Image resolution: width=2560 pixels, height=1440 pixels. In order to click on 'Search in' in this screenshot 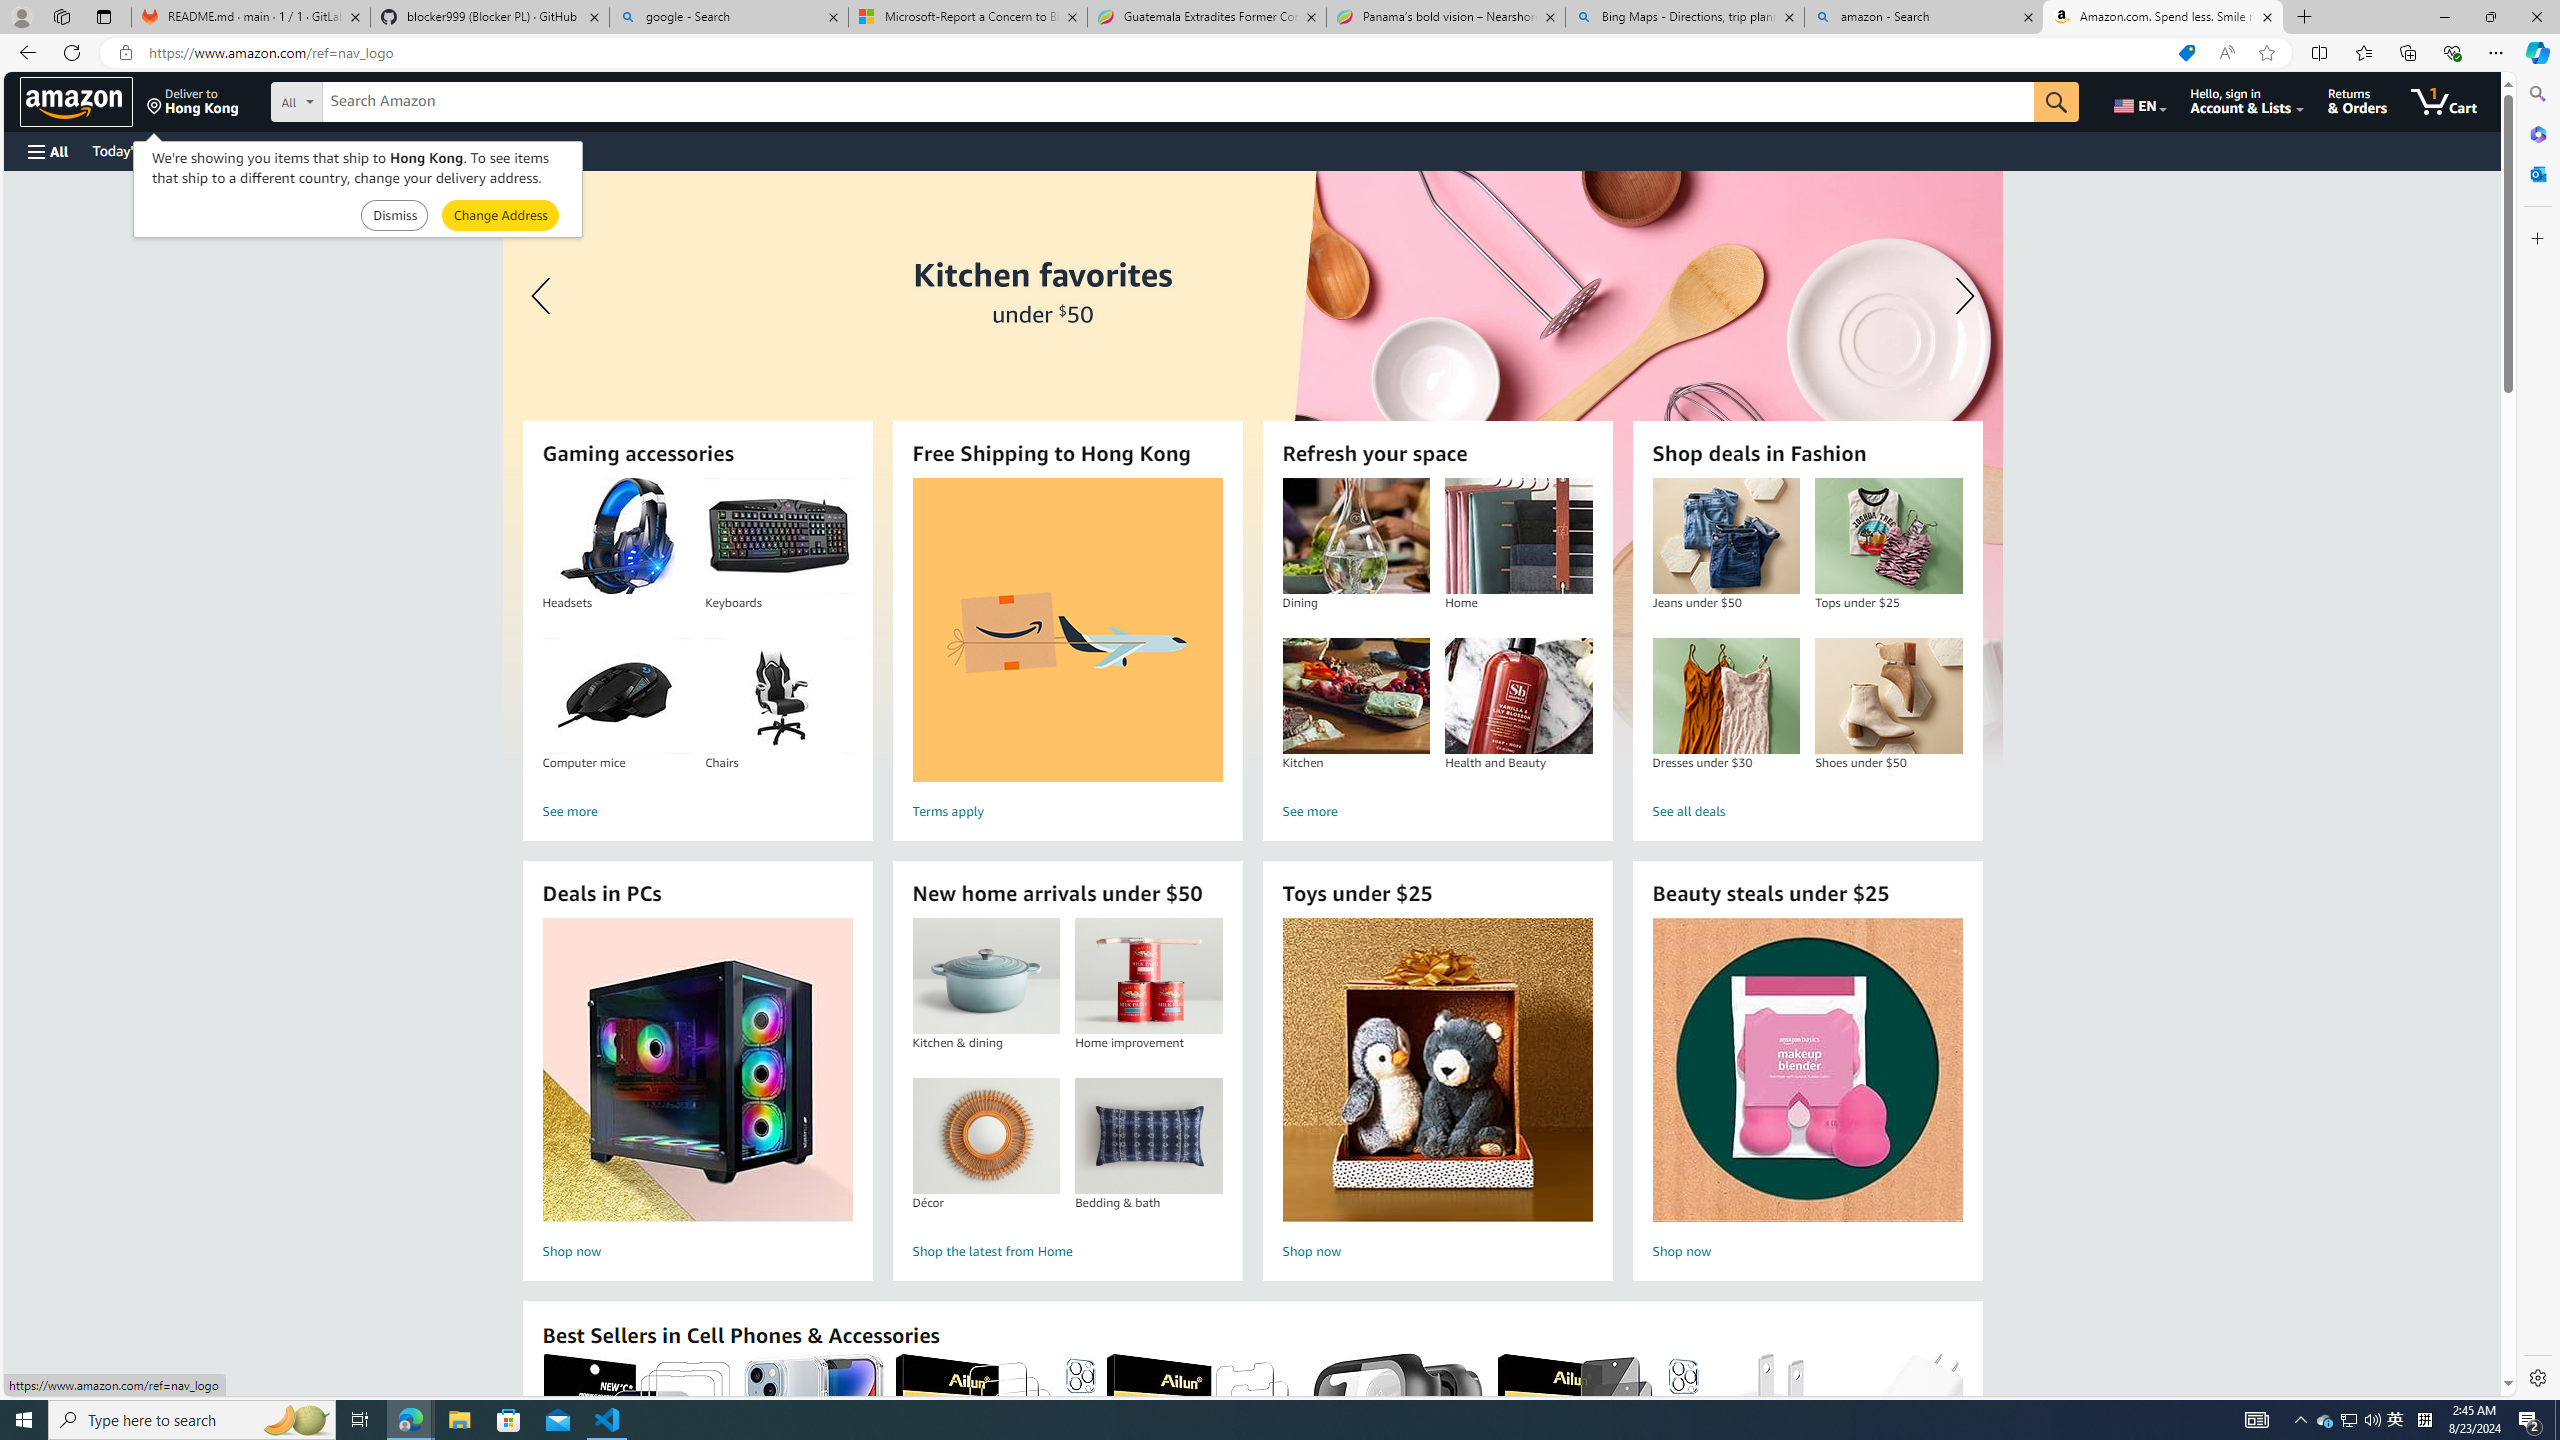, I will do `click(370, 99)`.